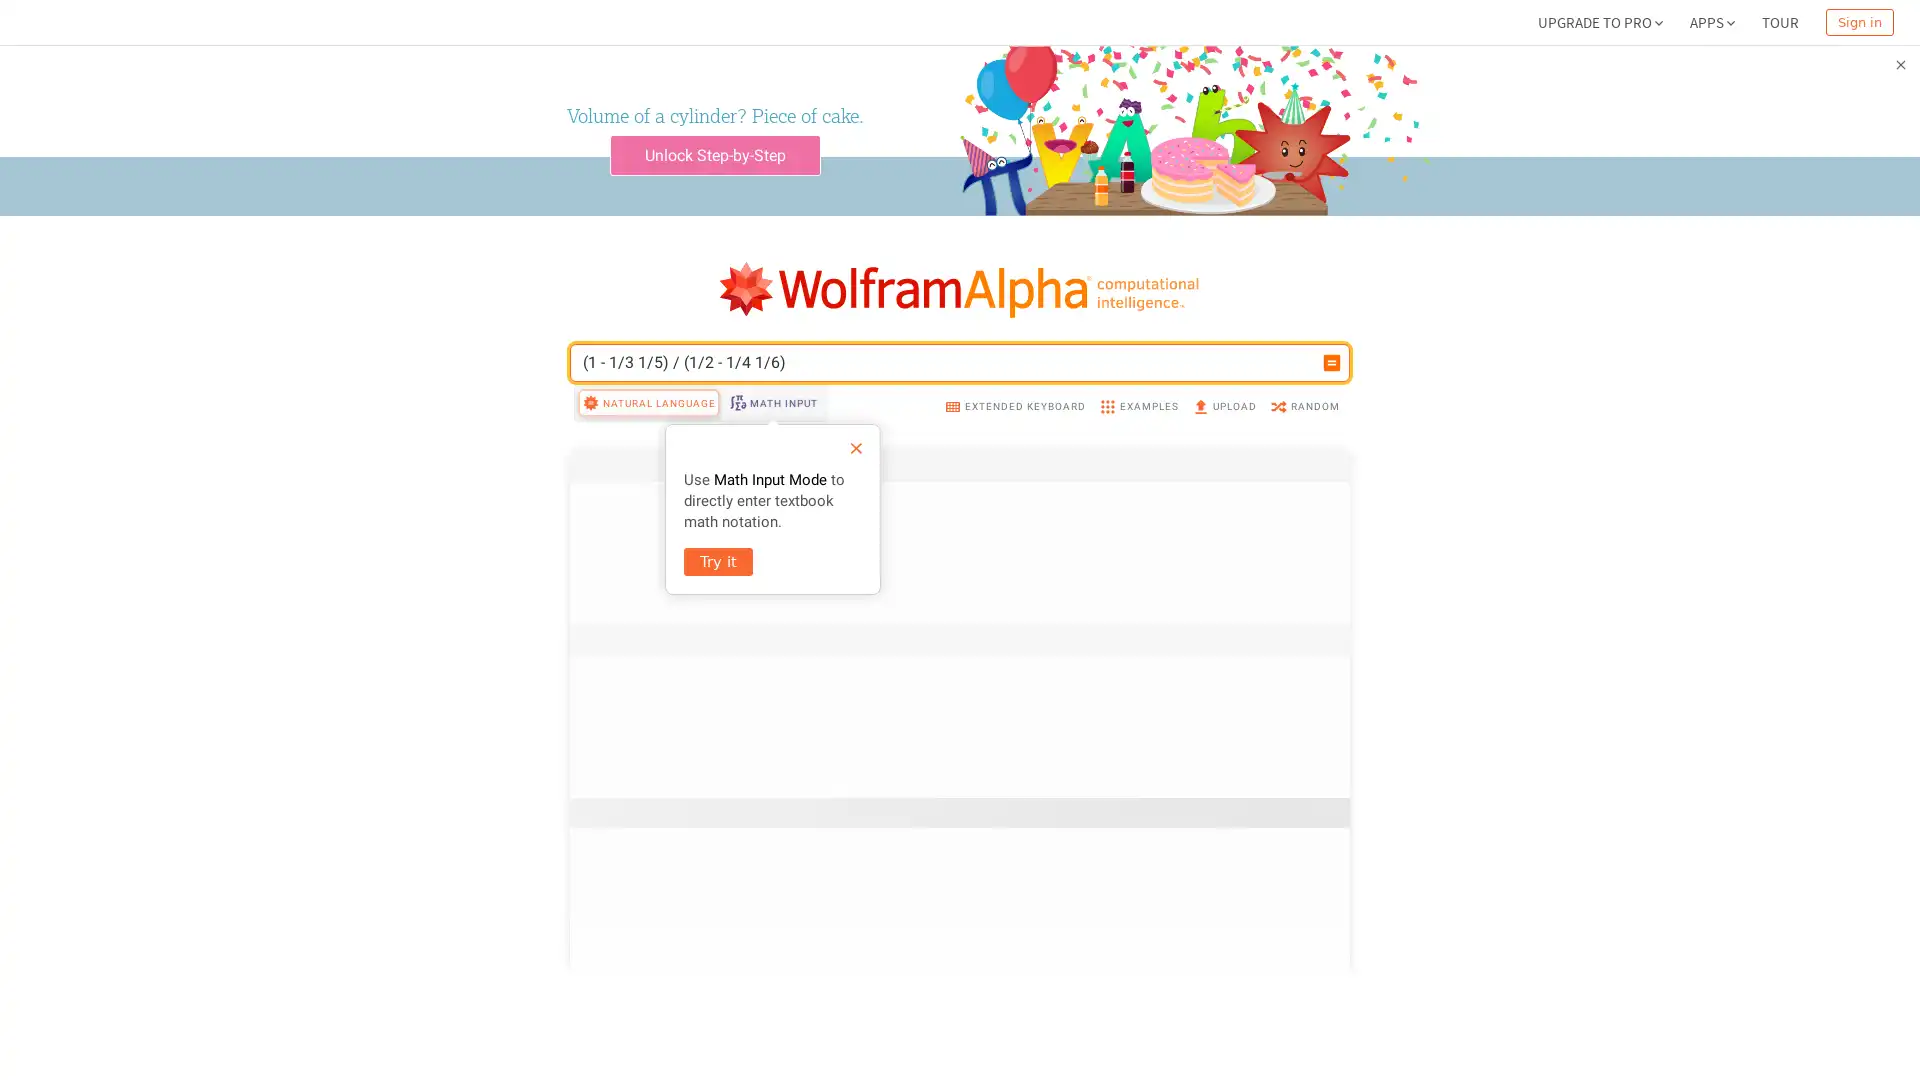  What do you see at coordinates (714, 154) in the screenshot?
I see `Unlock Step-by-Step` at bounding box center [714, 154].